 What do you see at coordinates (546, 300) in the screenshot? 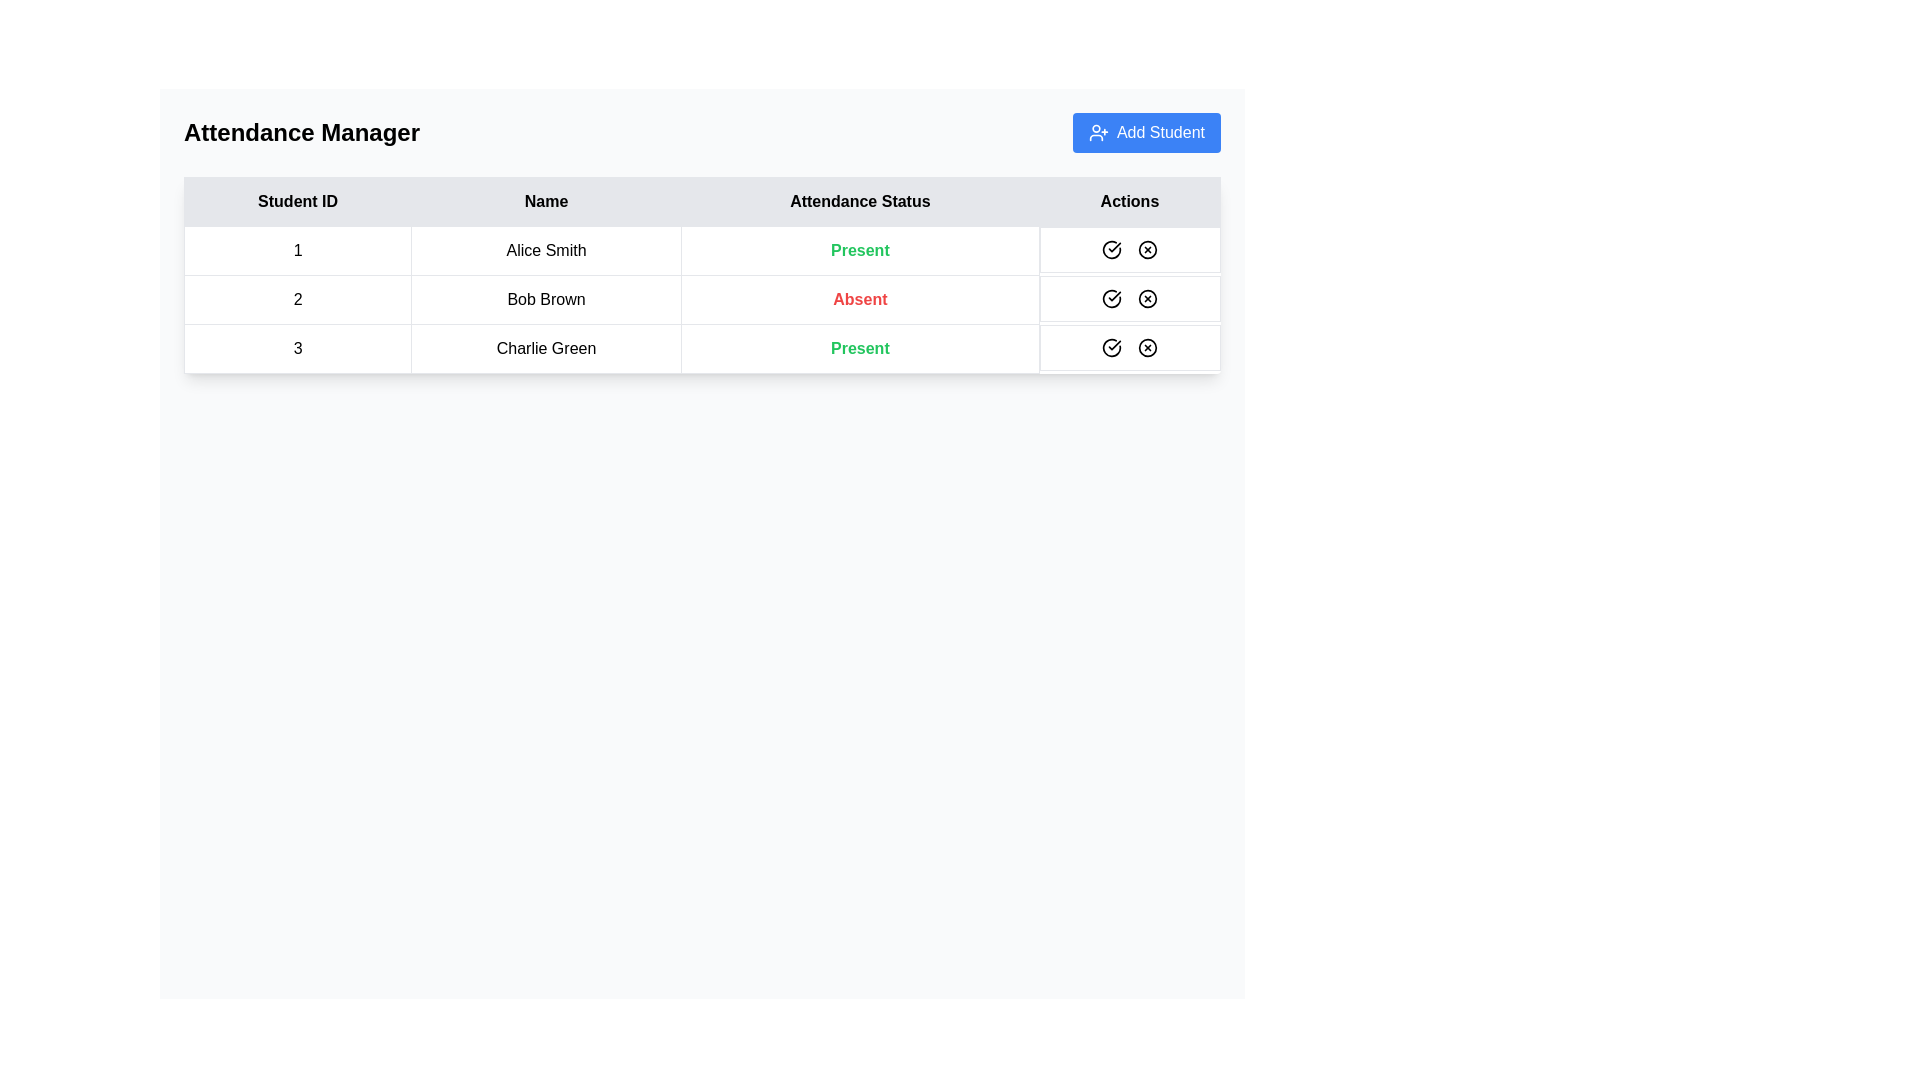
I see `text displayed for the student 'Bob Brown' located in the second row of the 'Name' column in the table, adjacent to '2' on the left and 'Absent' on the right` at bounding box center [546, 300].